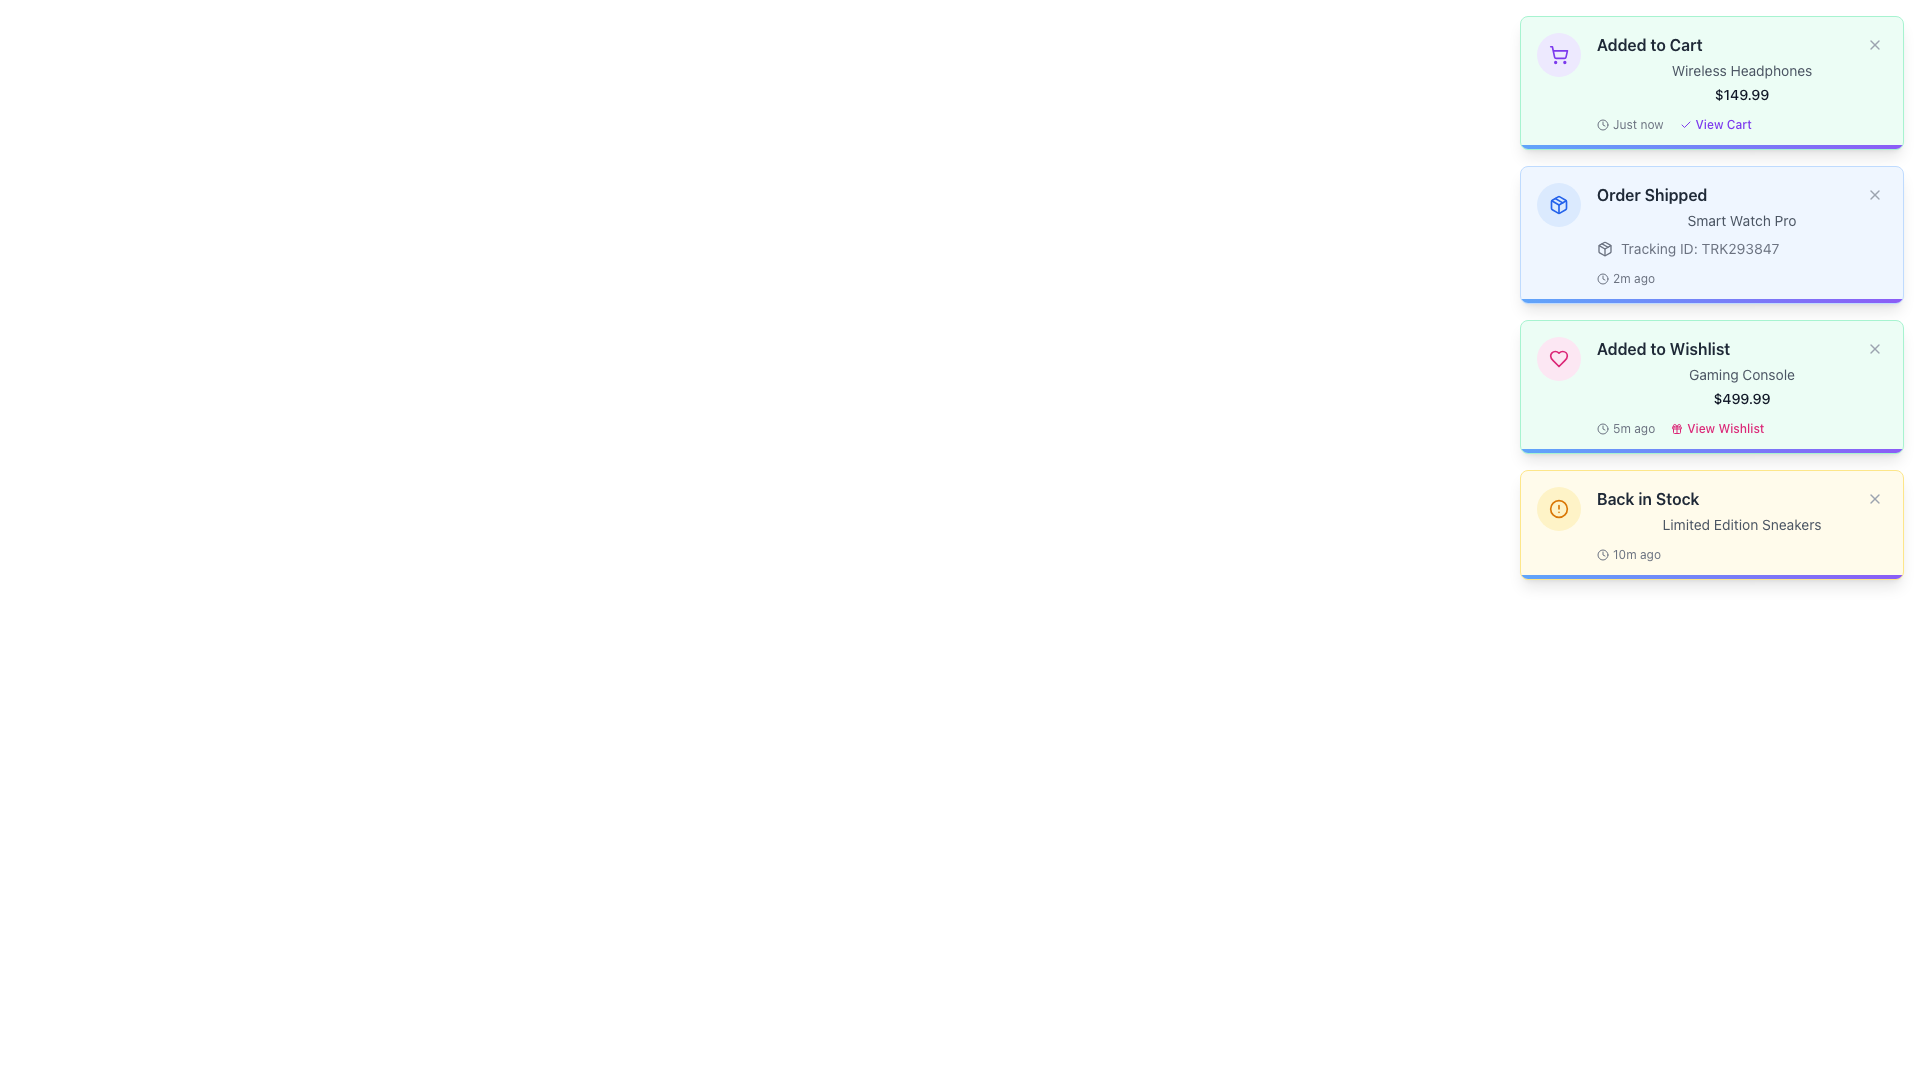 This screenshot has width=1920, height=1080. Describe the element at coordinates (1741, 427) in the screenshot. I see `the Compound text and link component in the 'Added to Wishlist' notification card, which displays '5m ago' and 'View Wishlist'` at that location.